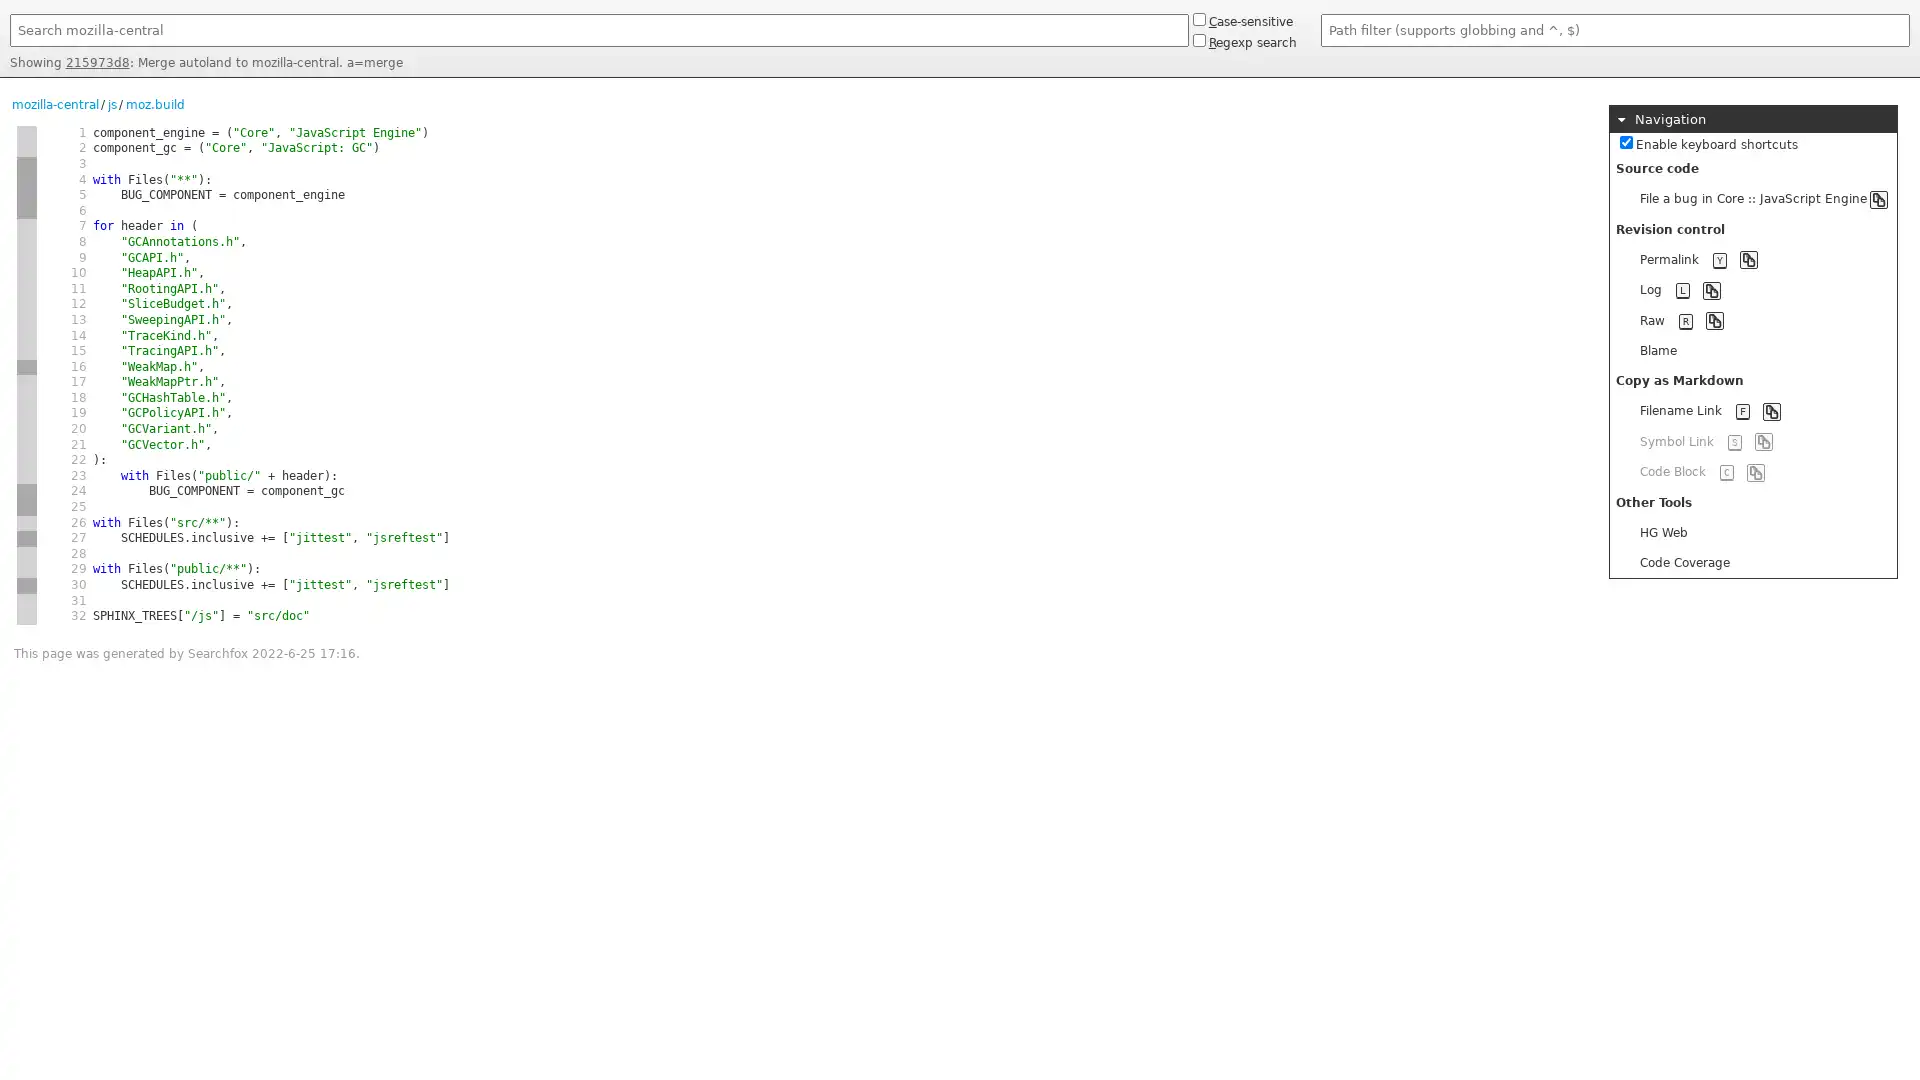 Image resolution: width=1920 pixels, height=1080 pixels. Describe the element at coordinates (1752, 440) in the screenshot. I see `Symbol Link S` at that location.